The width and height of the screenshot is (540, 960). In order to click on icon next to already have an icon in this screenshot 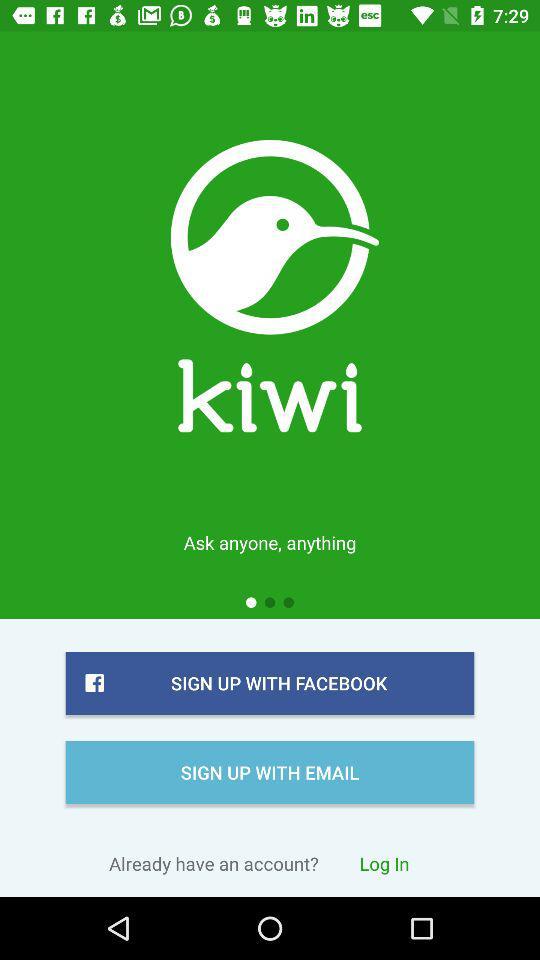, I will do `click(384, 862)`.